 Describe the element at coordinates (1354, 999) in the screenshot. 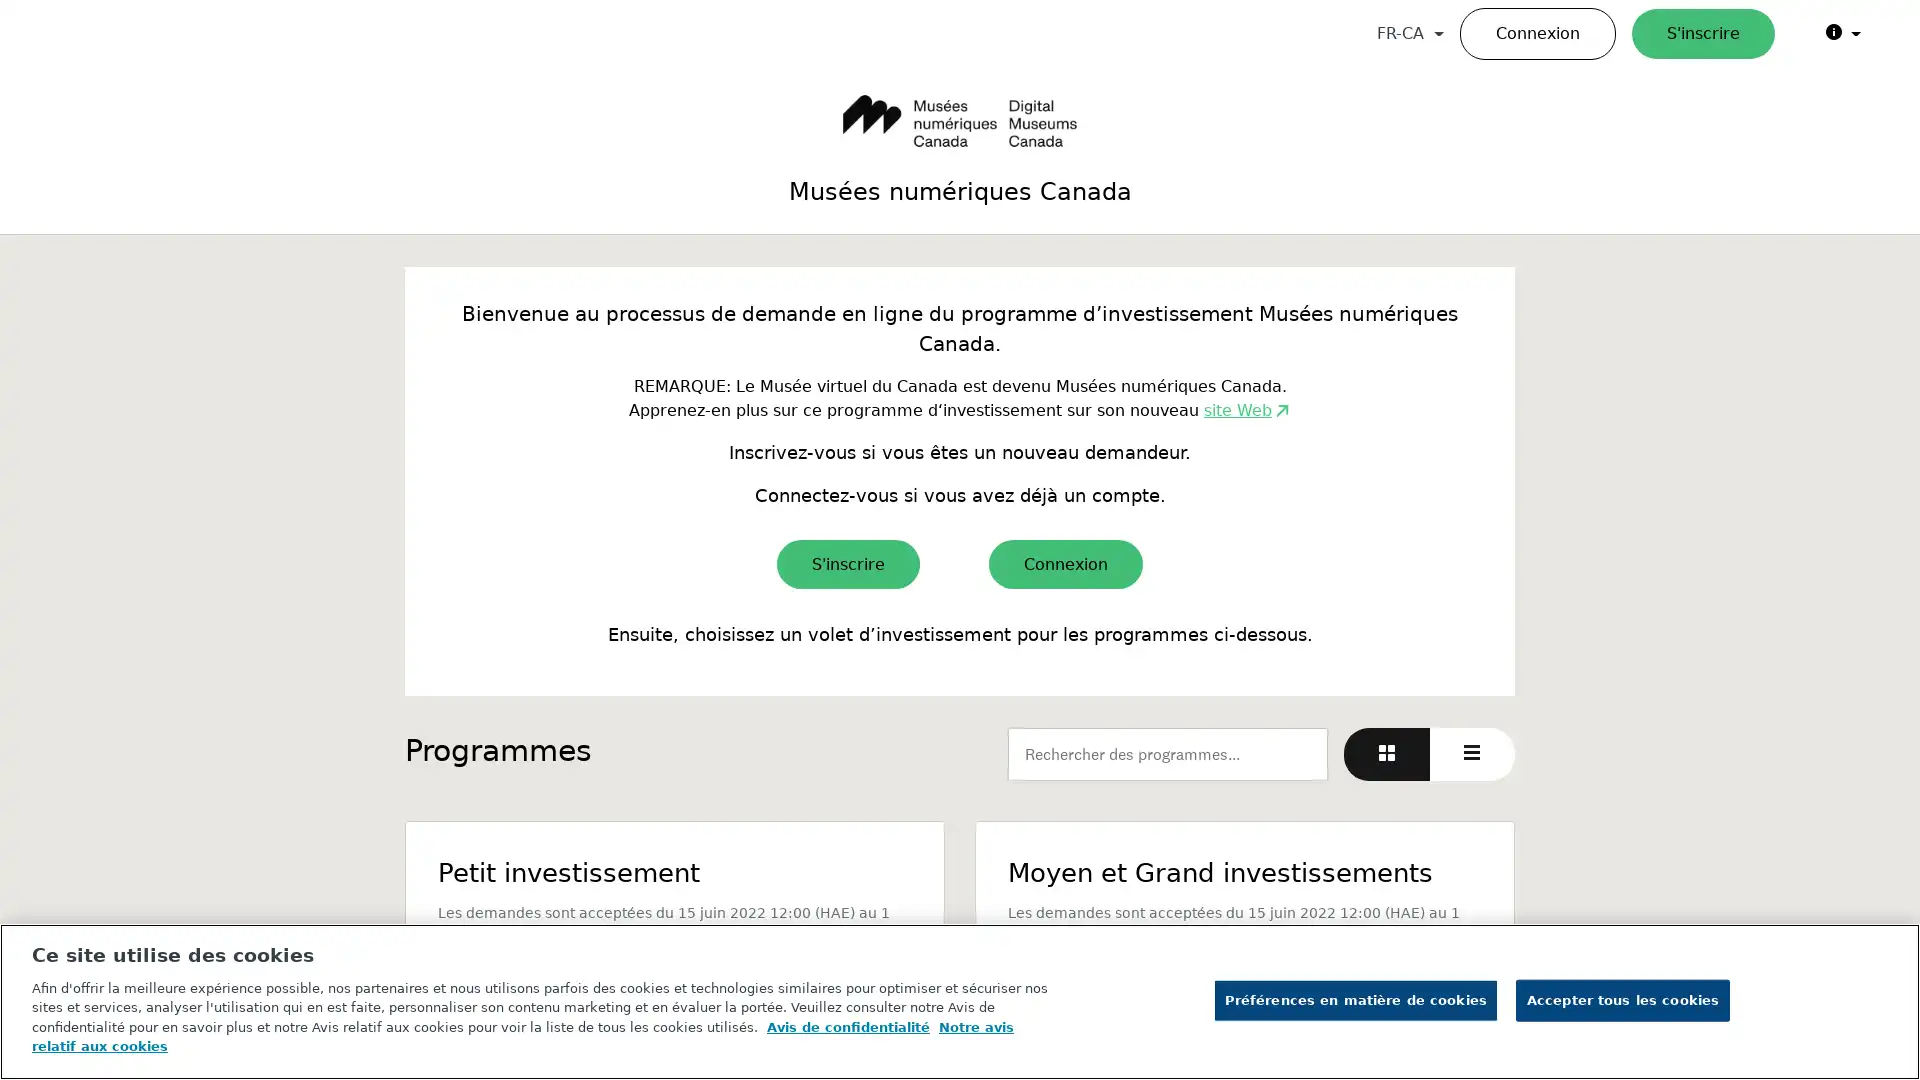

I see `Preferences en matiere de cookies` at that location.